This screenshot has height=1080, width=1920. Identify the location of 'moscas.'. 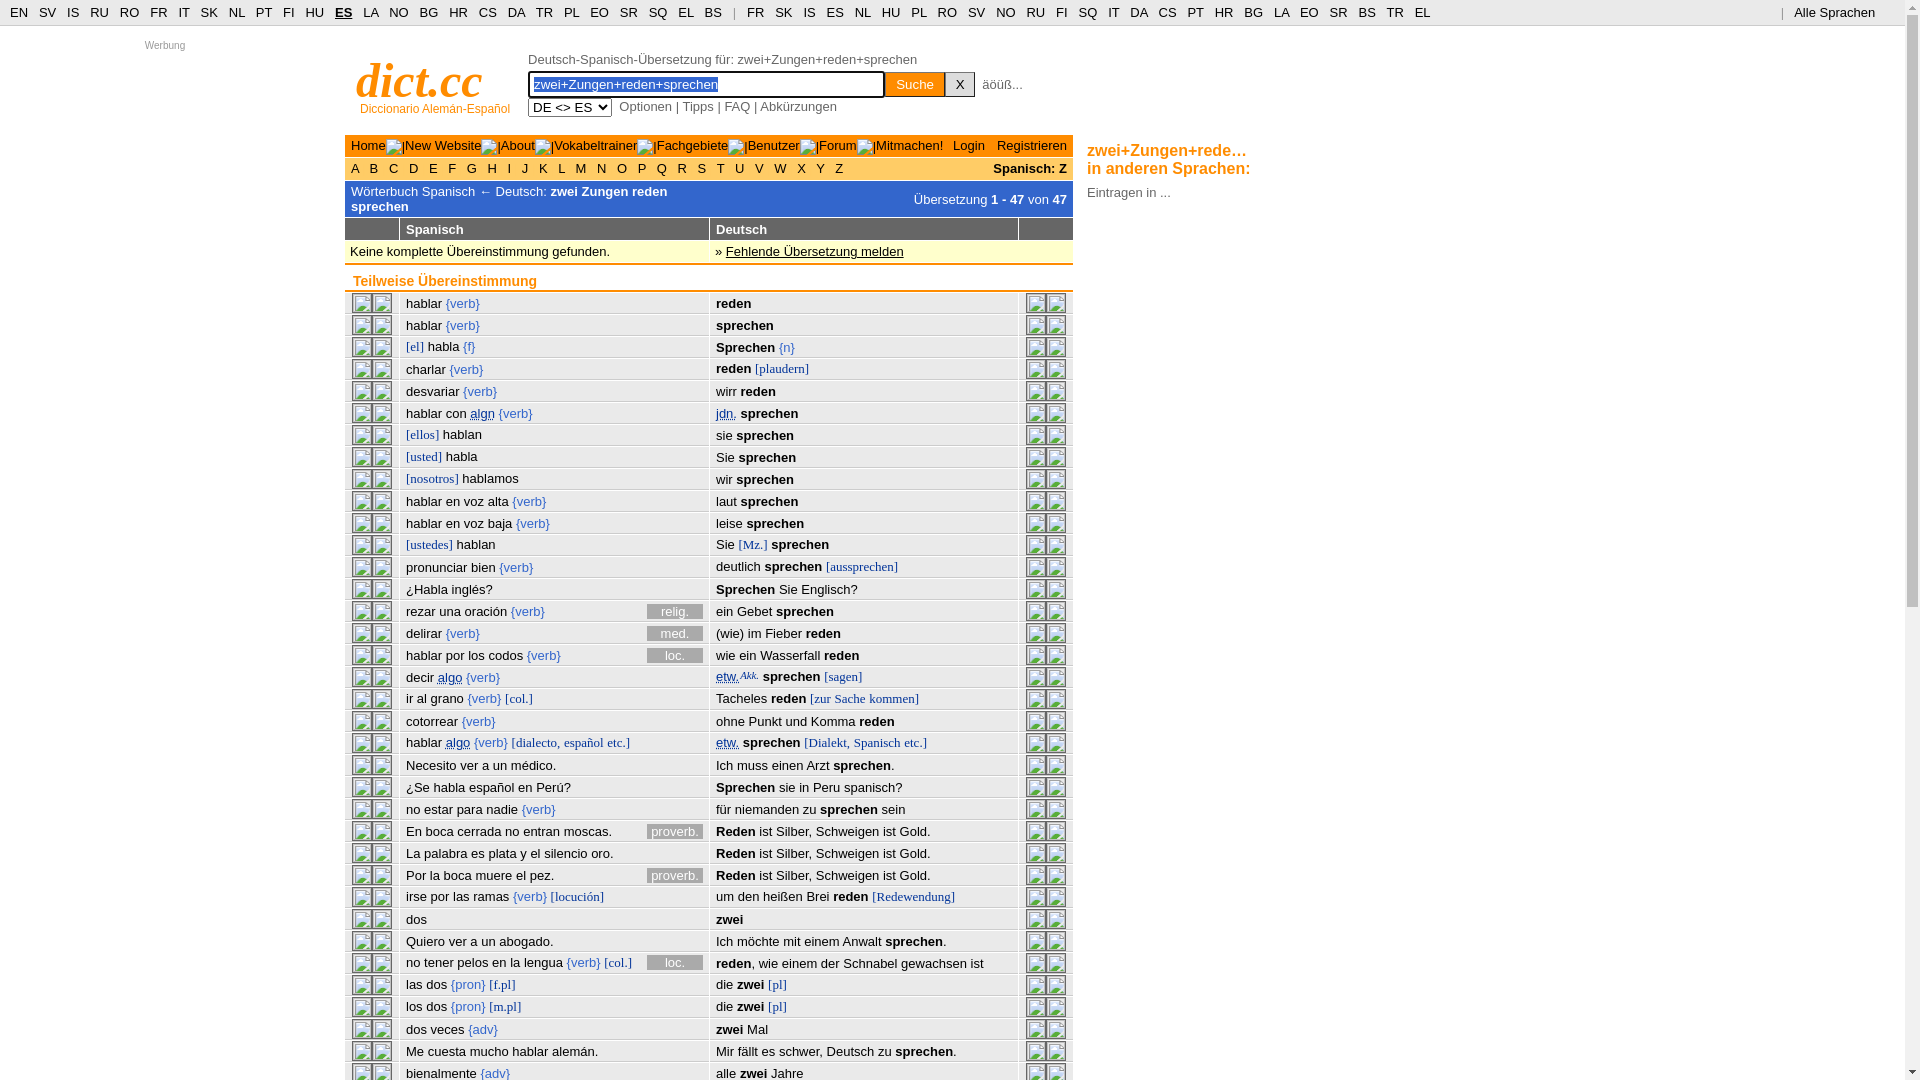
(587, 831).